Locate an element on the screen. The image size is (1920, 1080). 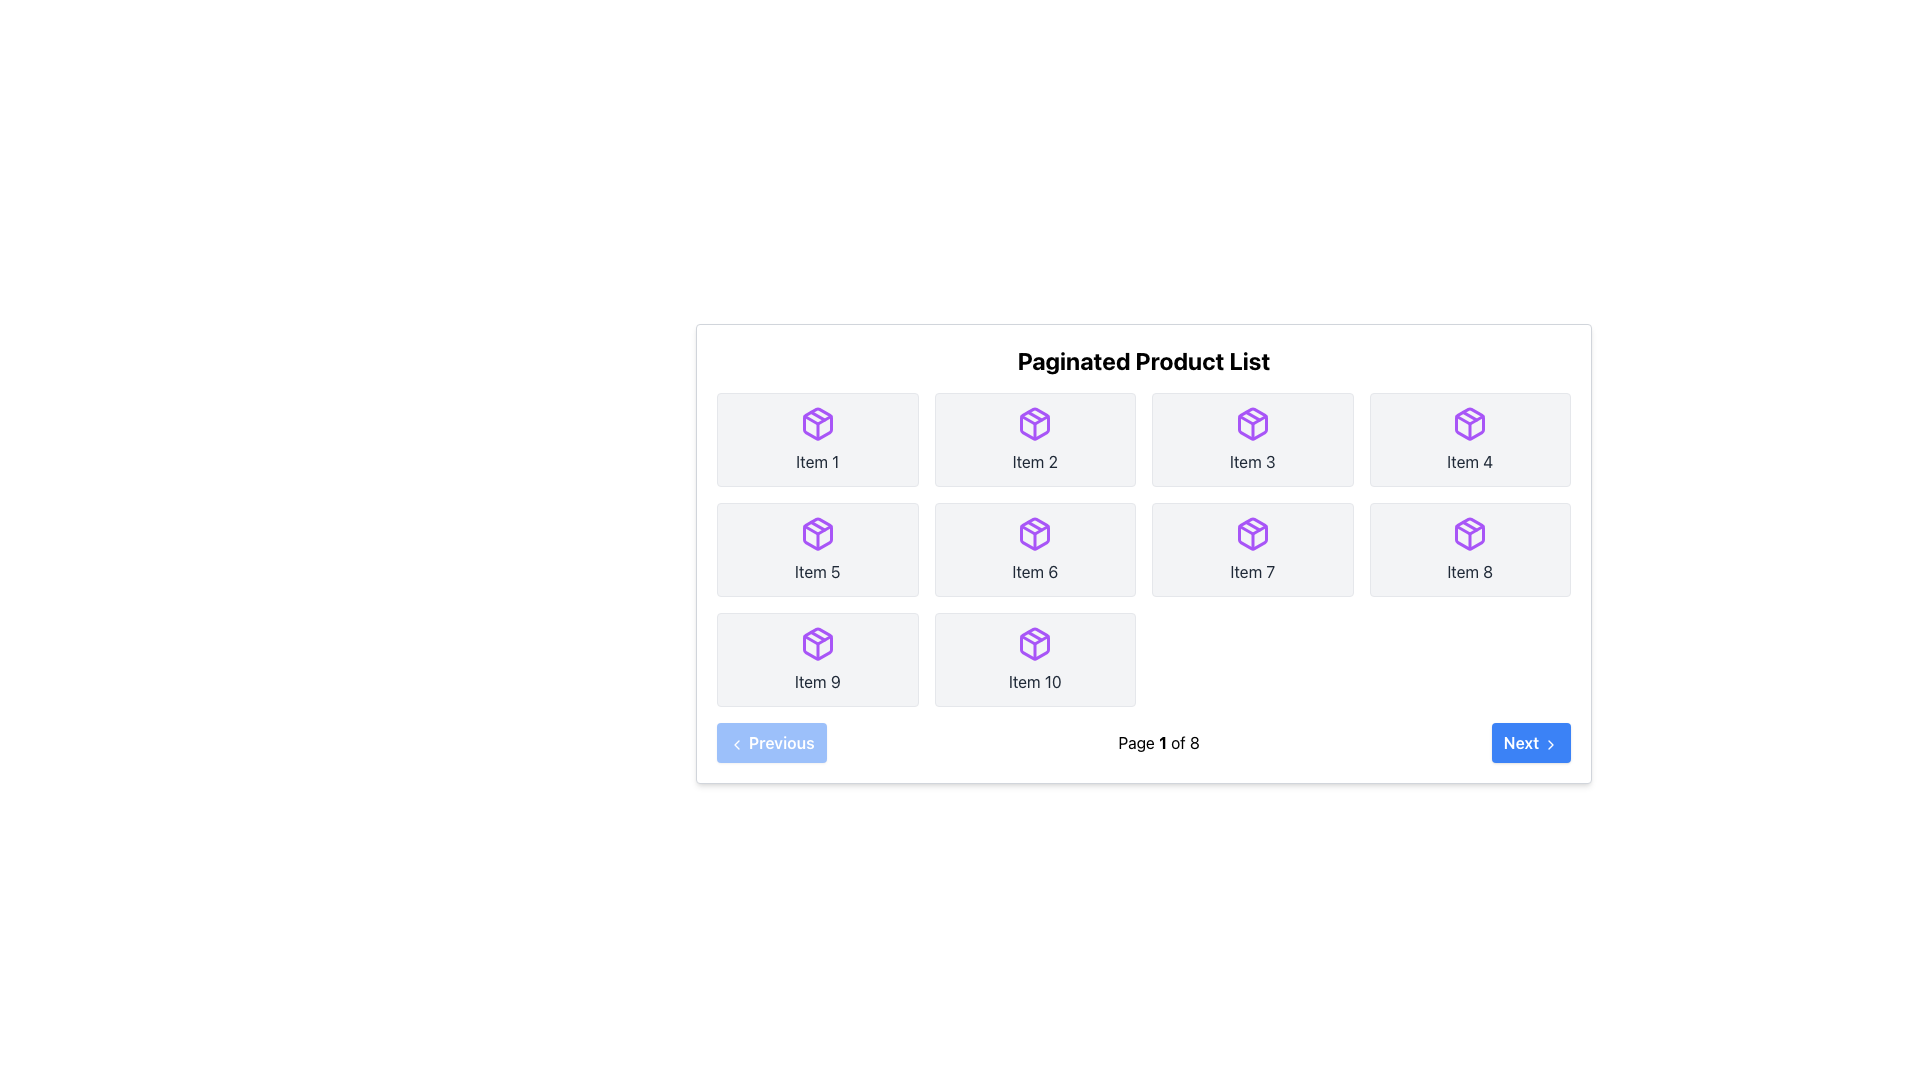
the purple polygonal graphic forming a downward arrow shape, which is part of the SVG icon in the fifth item of the paginated product list is located at coordinates (817, 529).